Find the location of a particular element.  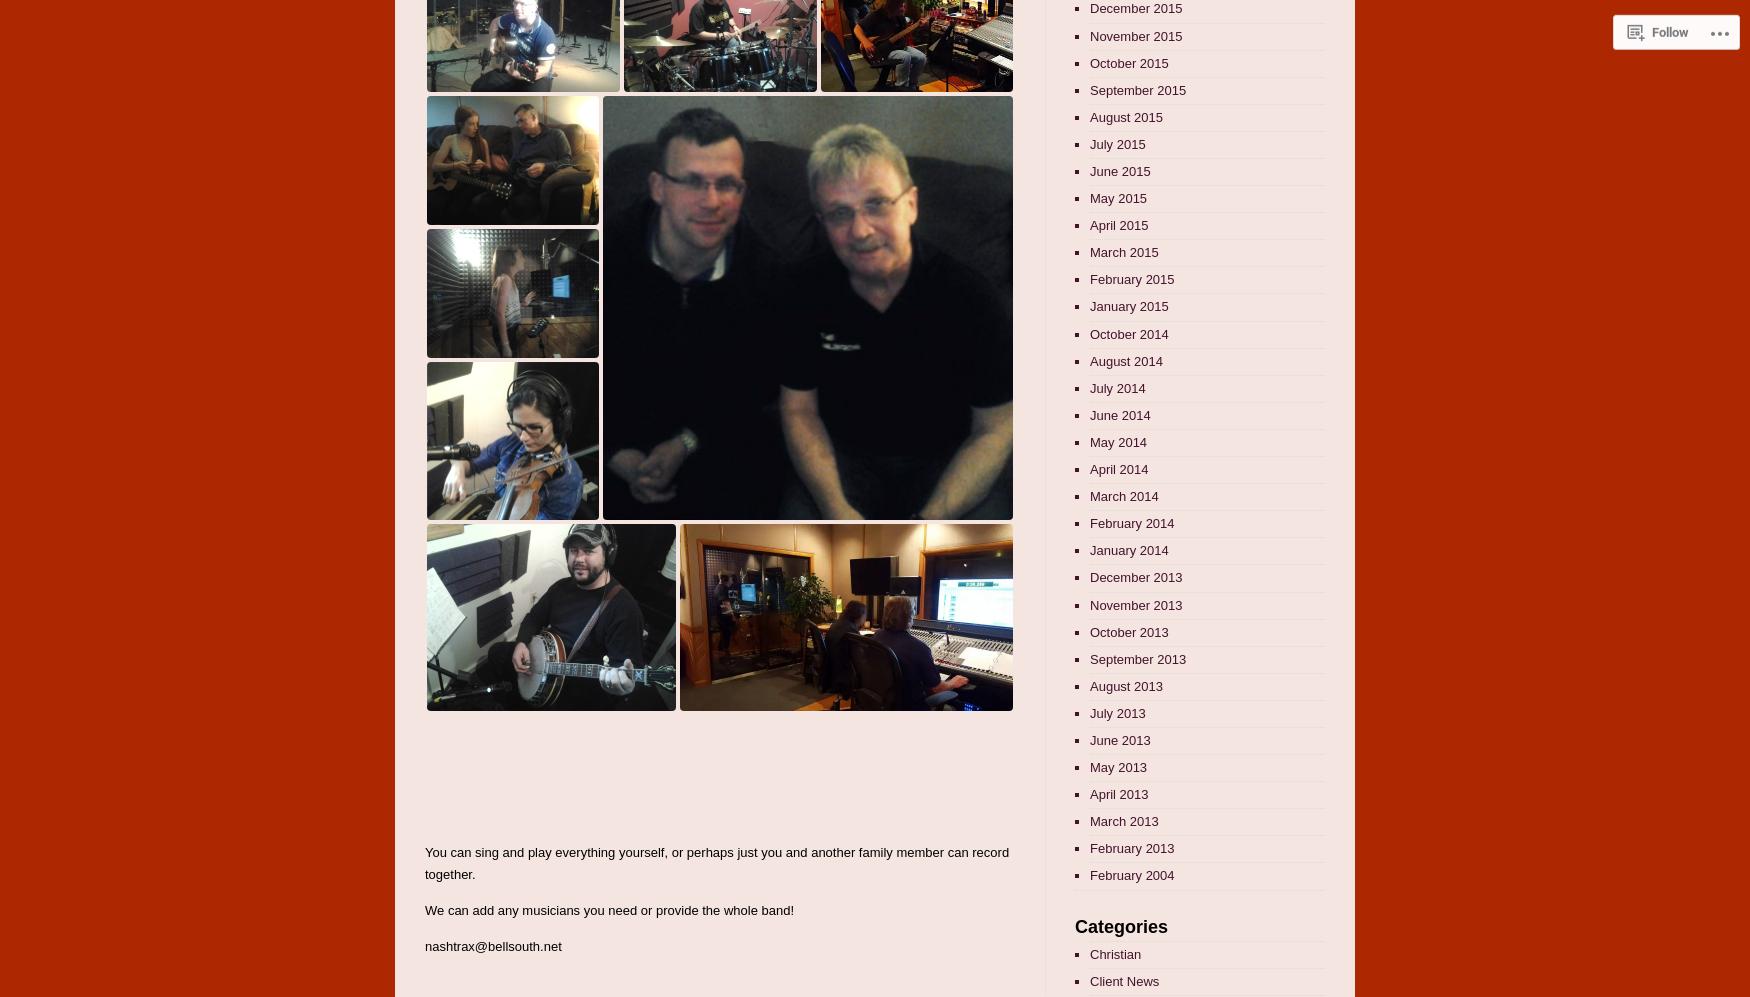

'January 2014' is located at coordinates (1127, 550).